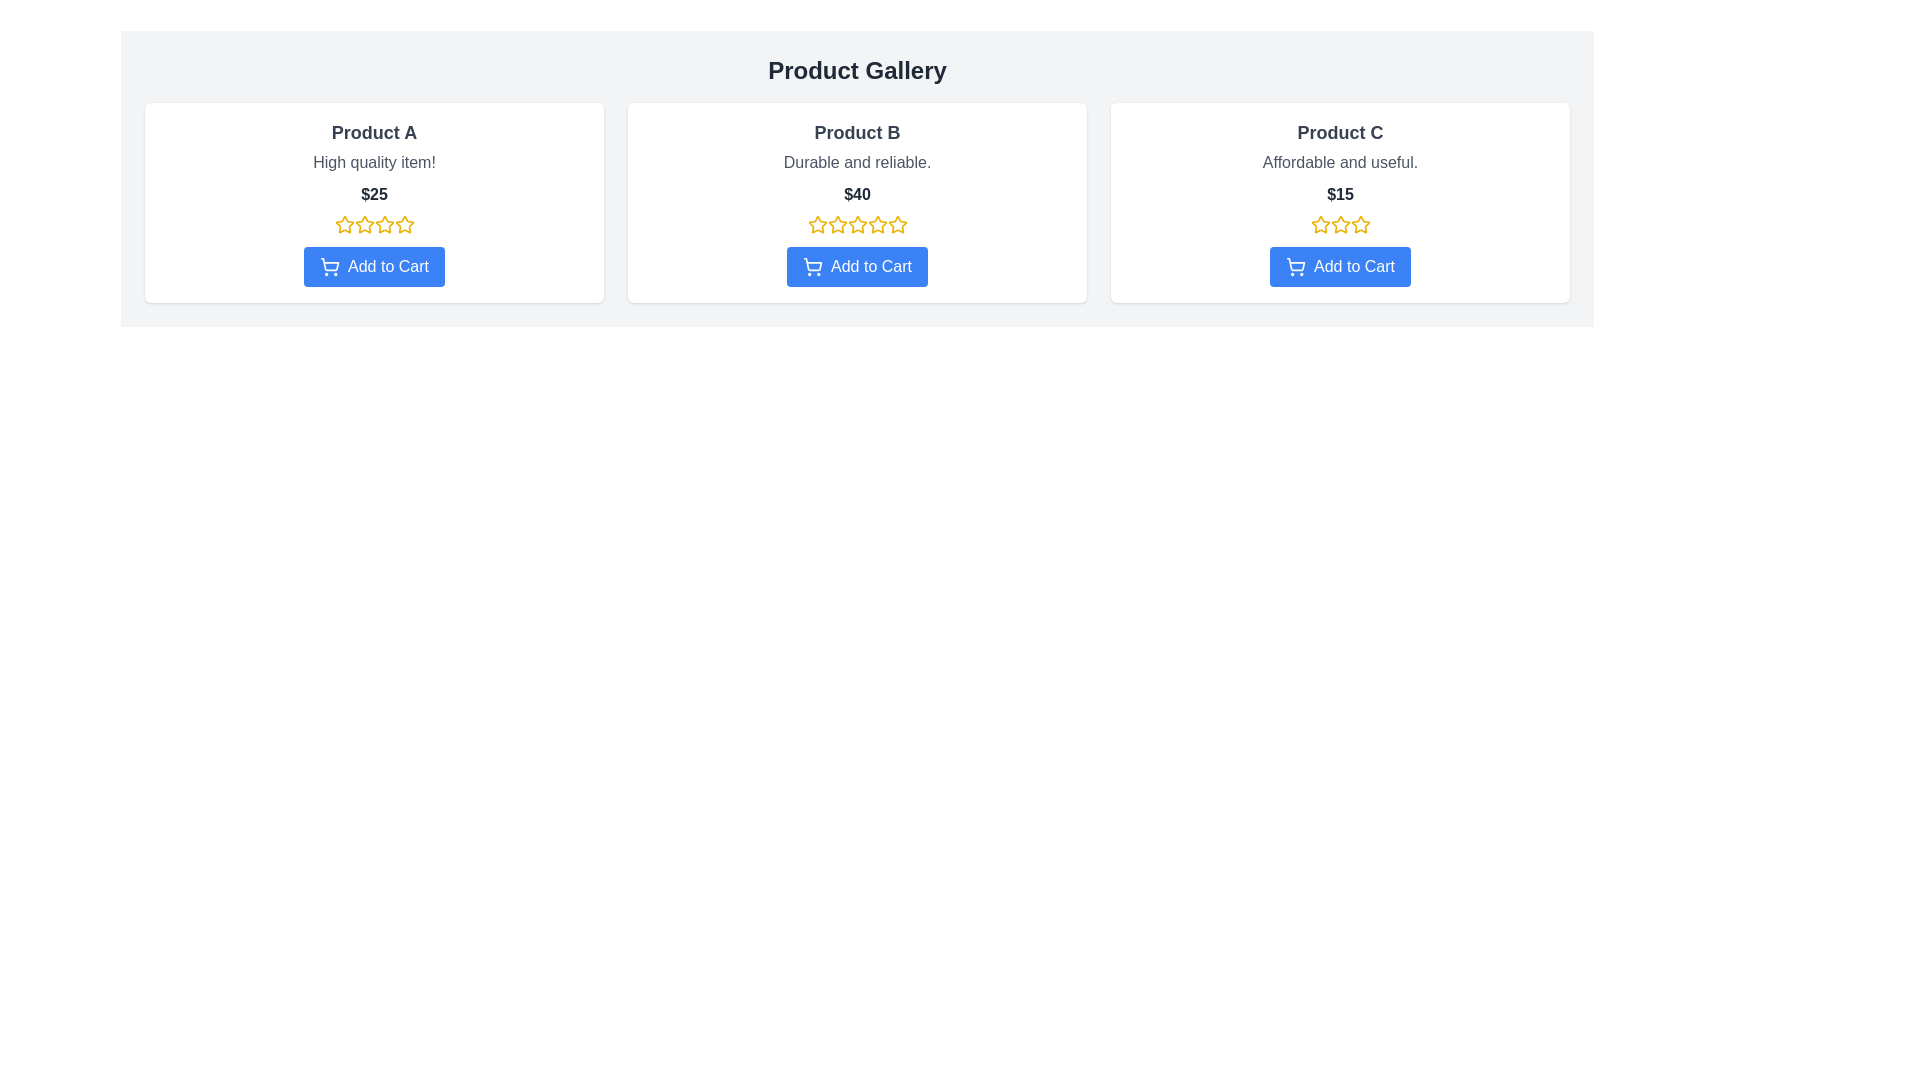 The width and height of the screenshot is (1920, 1080). I want to click on the first star icon of the rating system under 'Product A', which is a yellow star shape with a hollow center, positioned between the text '$25' and the 'Add to Cart' button, so click(344, 224).